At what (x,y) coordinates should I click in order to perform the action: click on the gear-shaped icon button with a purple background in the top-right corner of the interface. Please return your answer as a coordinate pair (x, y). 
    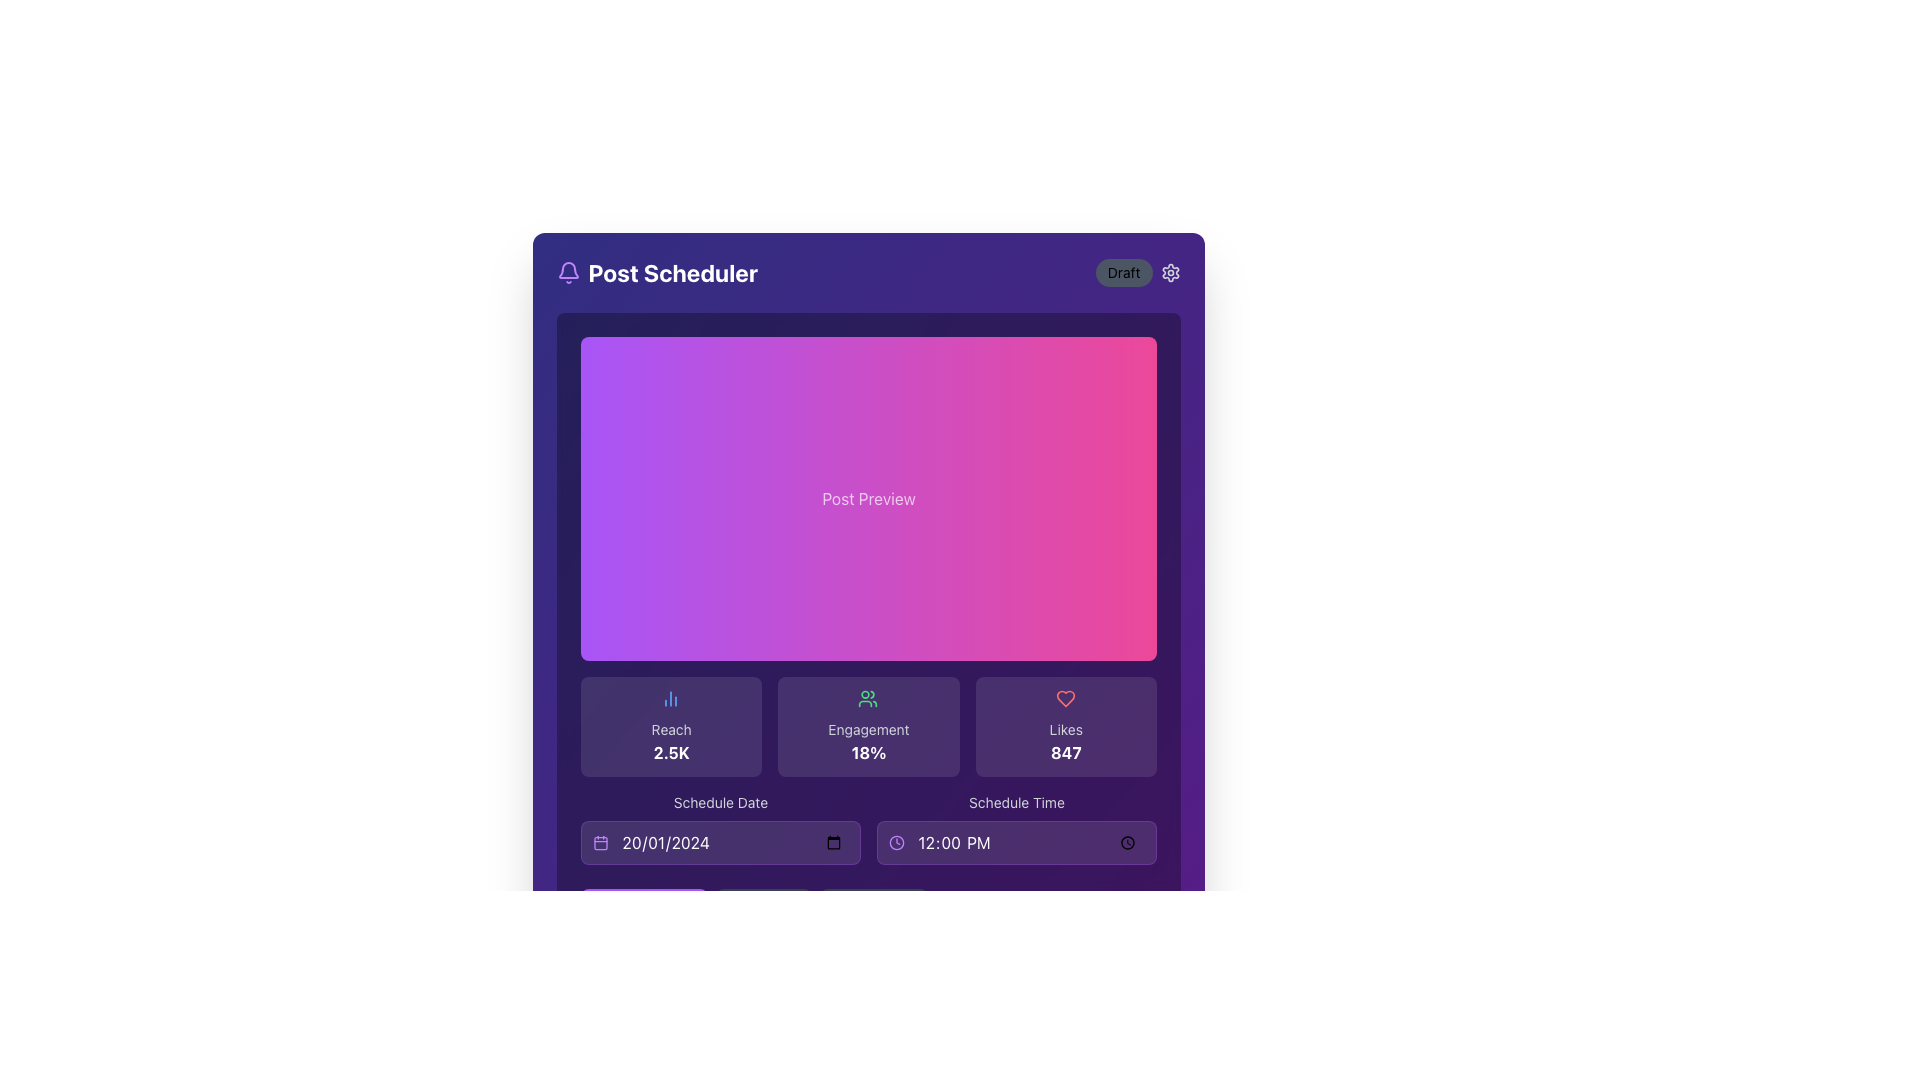
    Looking at the image, I should click on (1170, 273).